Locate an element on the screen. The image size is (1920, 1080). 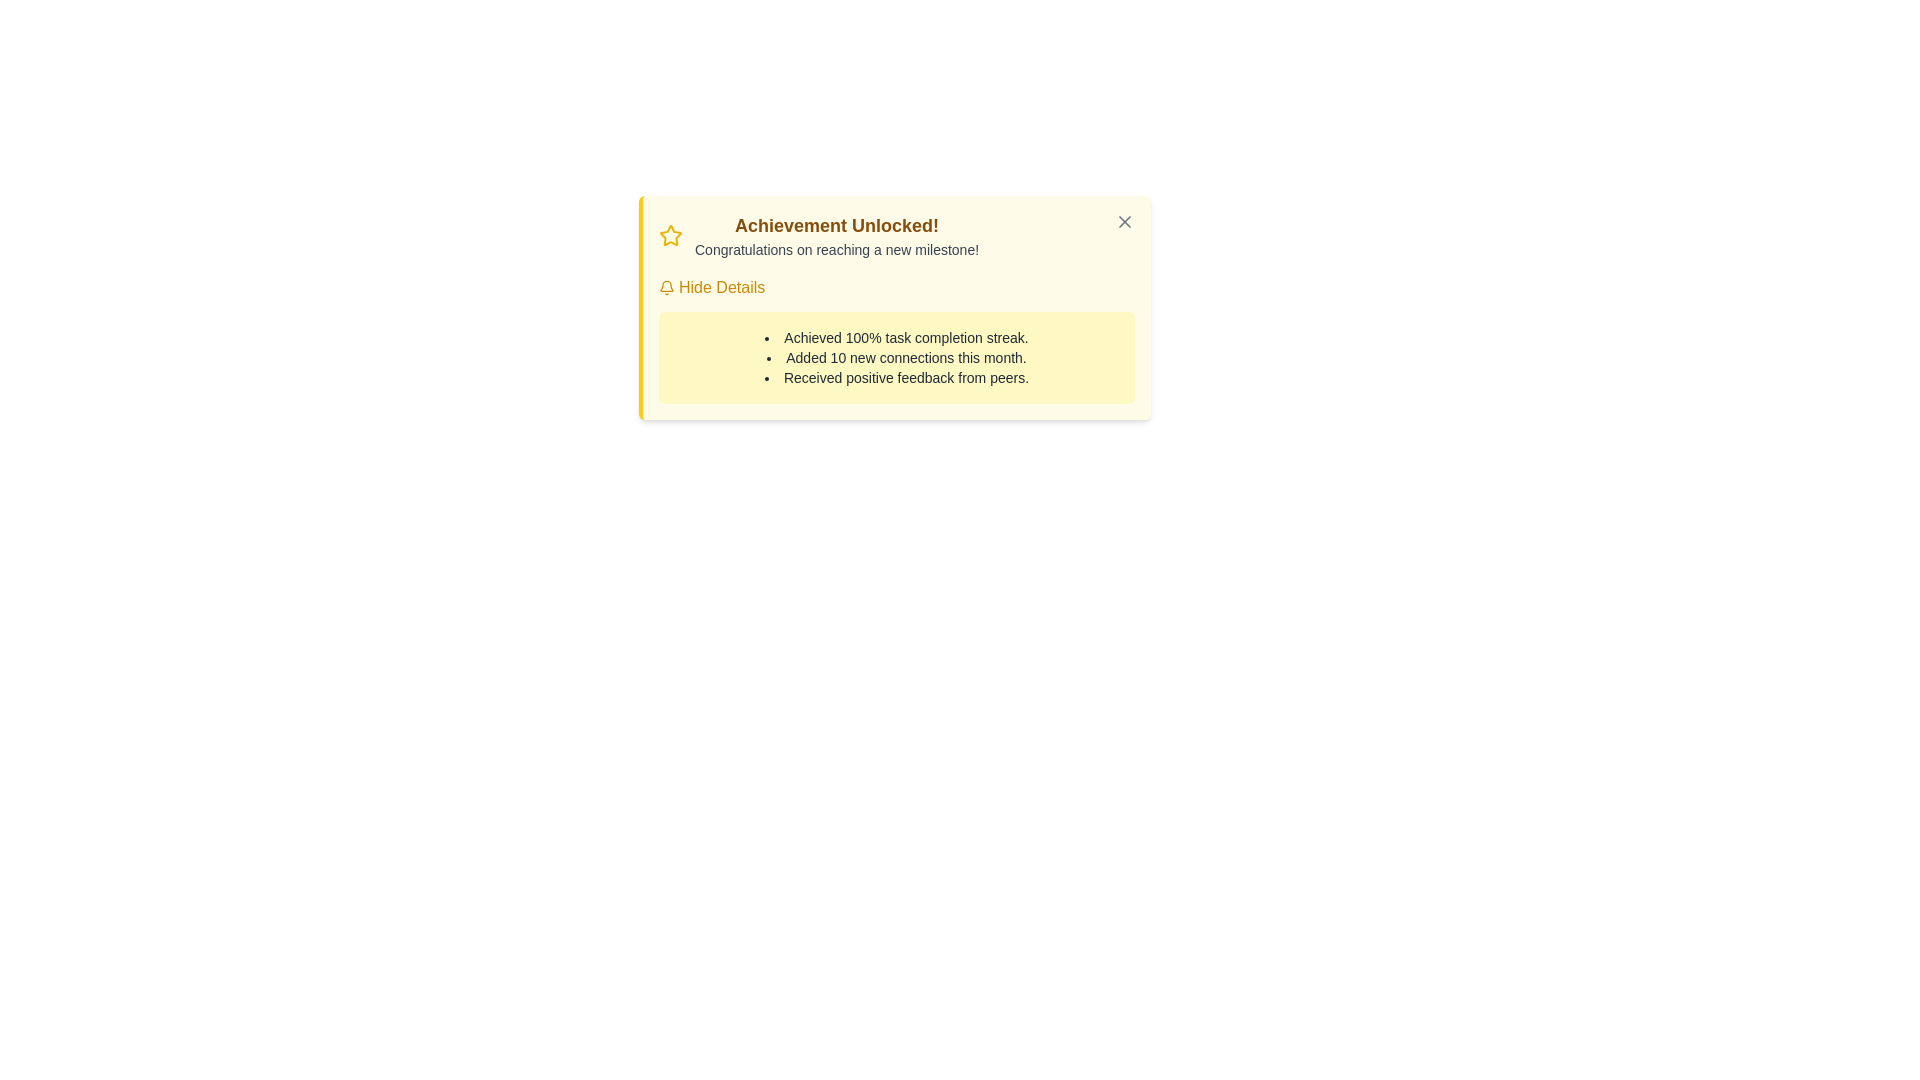
the notification bell icon located in the top-right area of the notification card is located at coordinates (667, 286).